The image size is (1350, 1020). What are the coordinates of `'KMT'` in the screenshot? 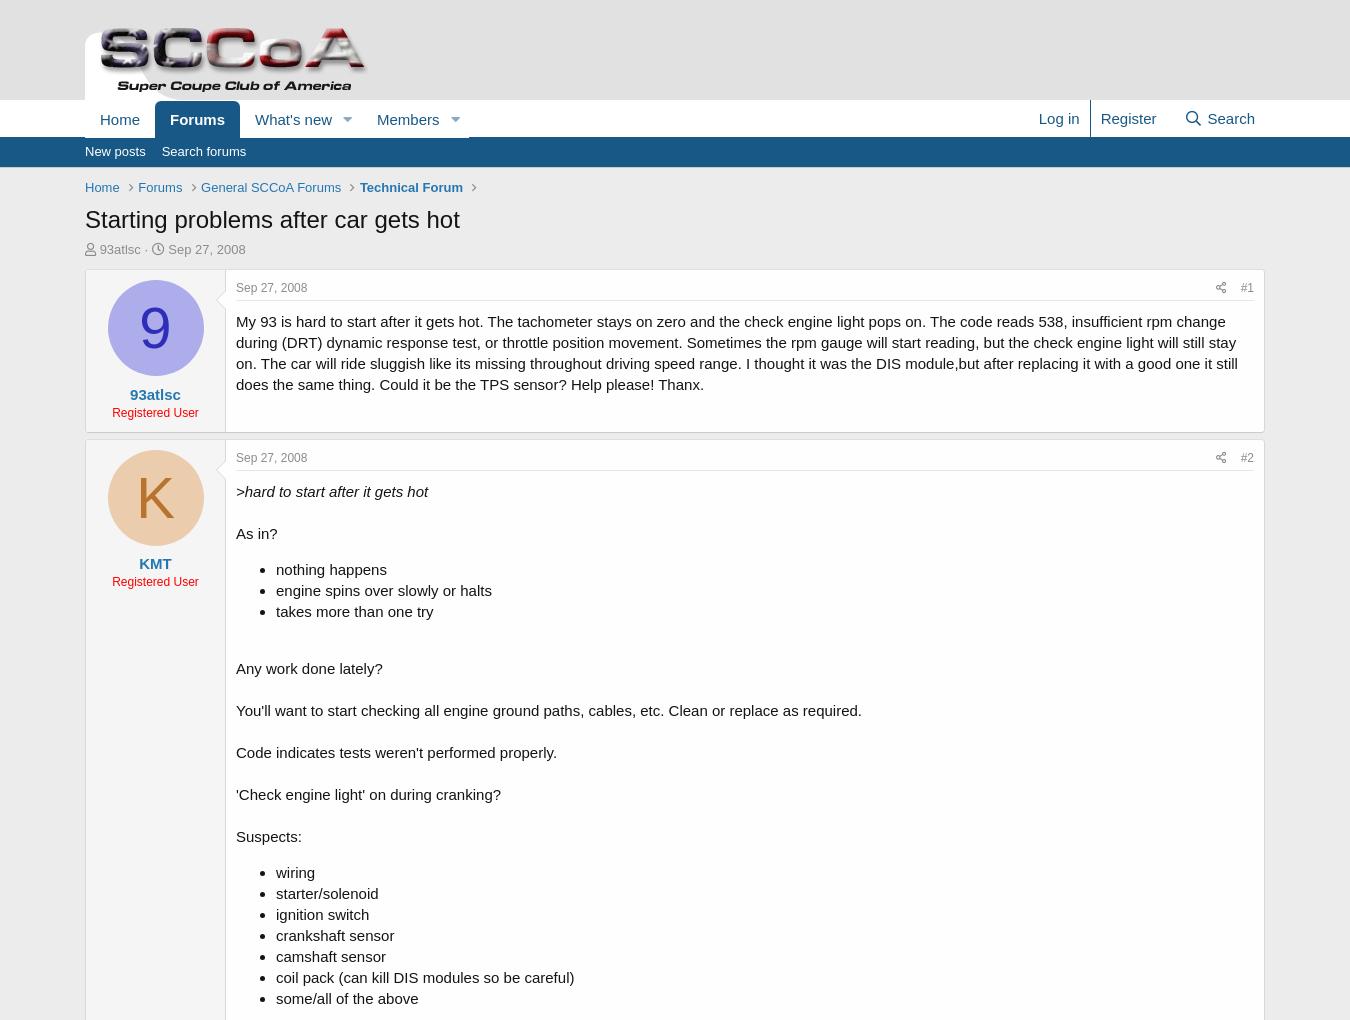 It's located at (154, 563).